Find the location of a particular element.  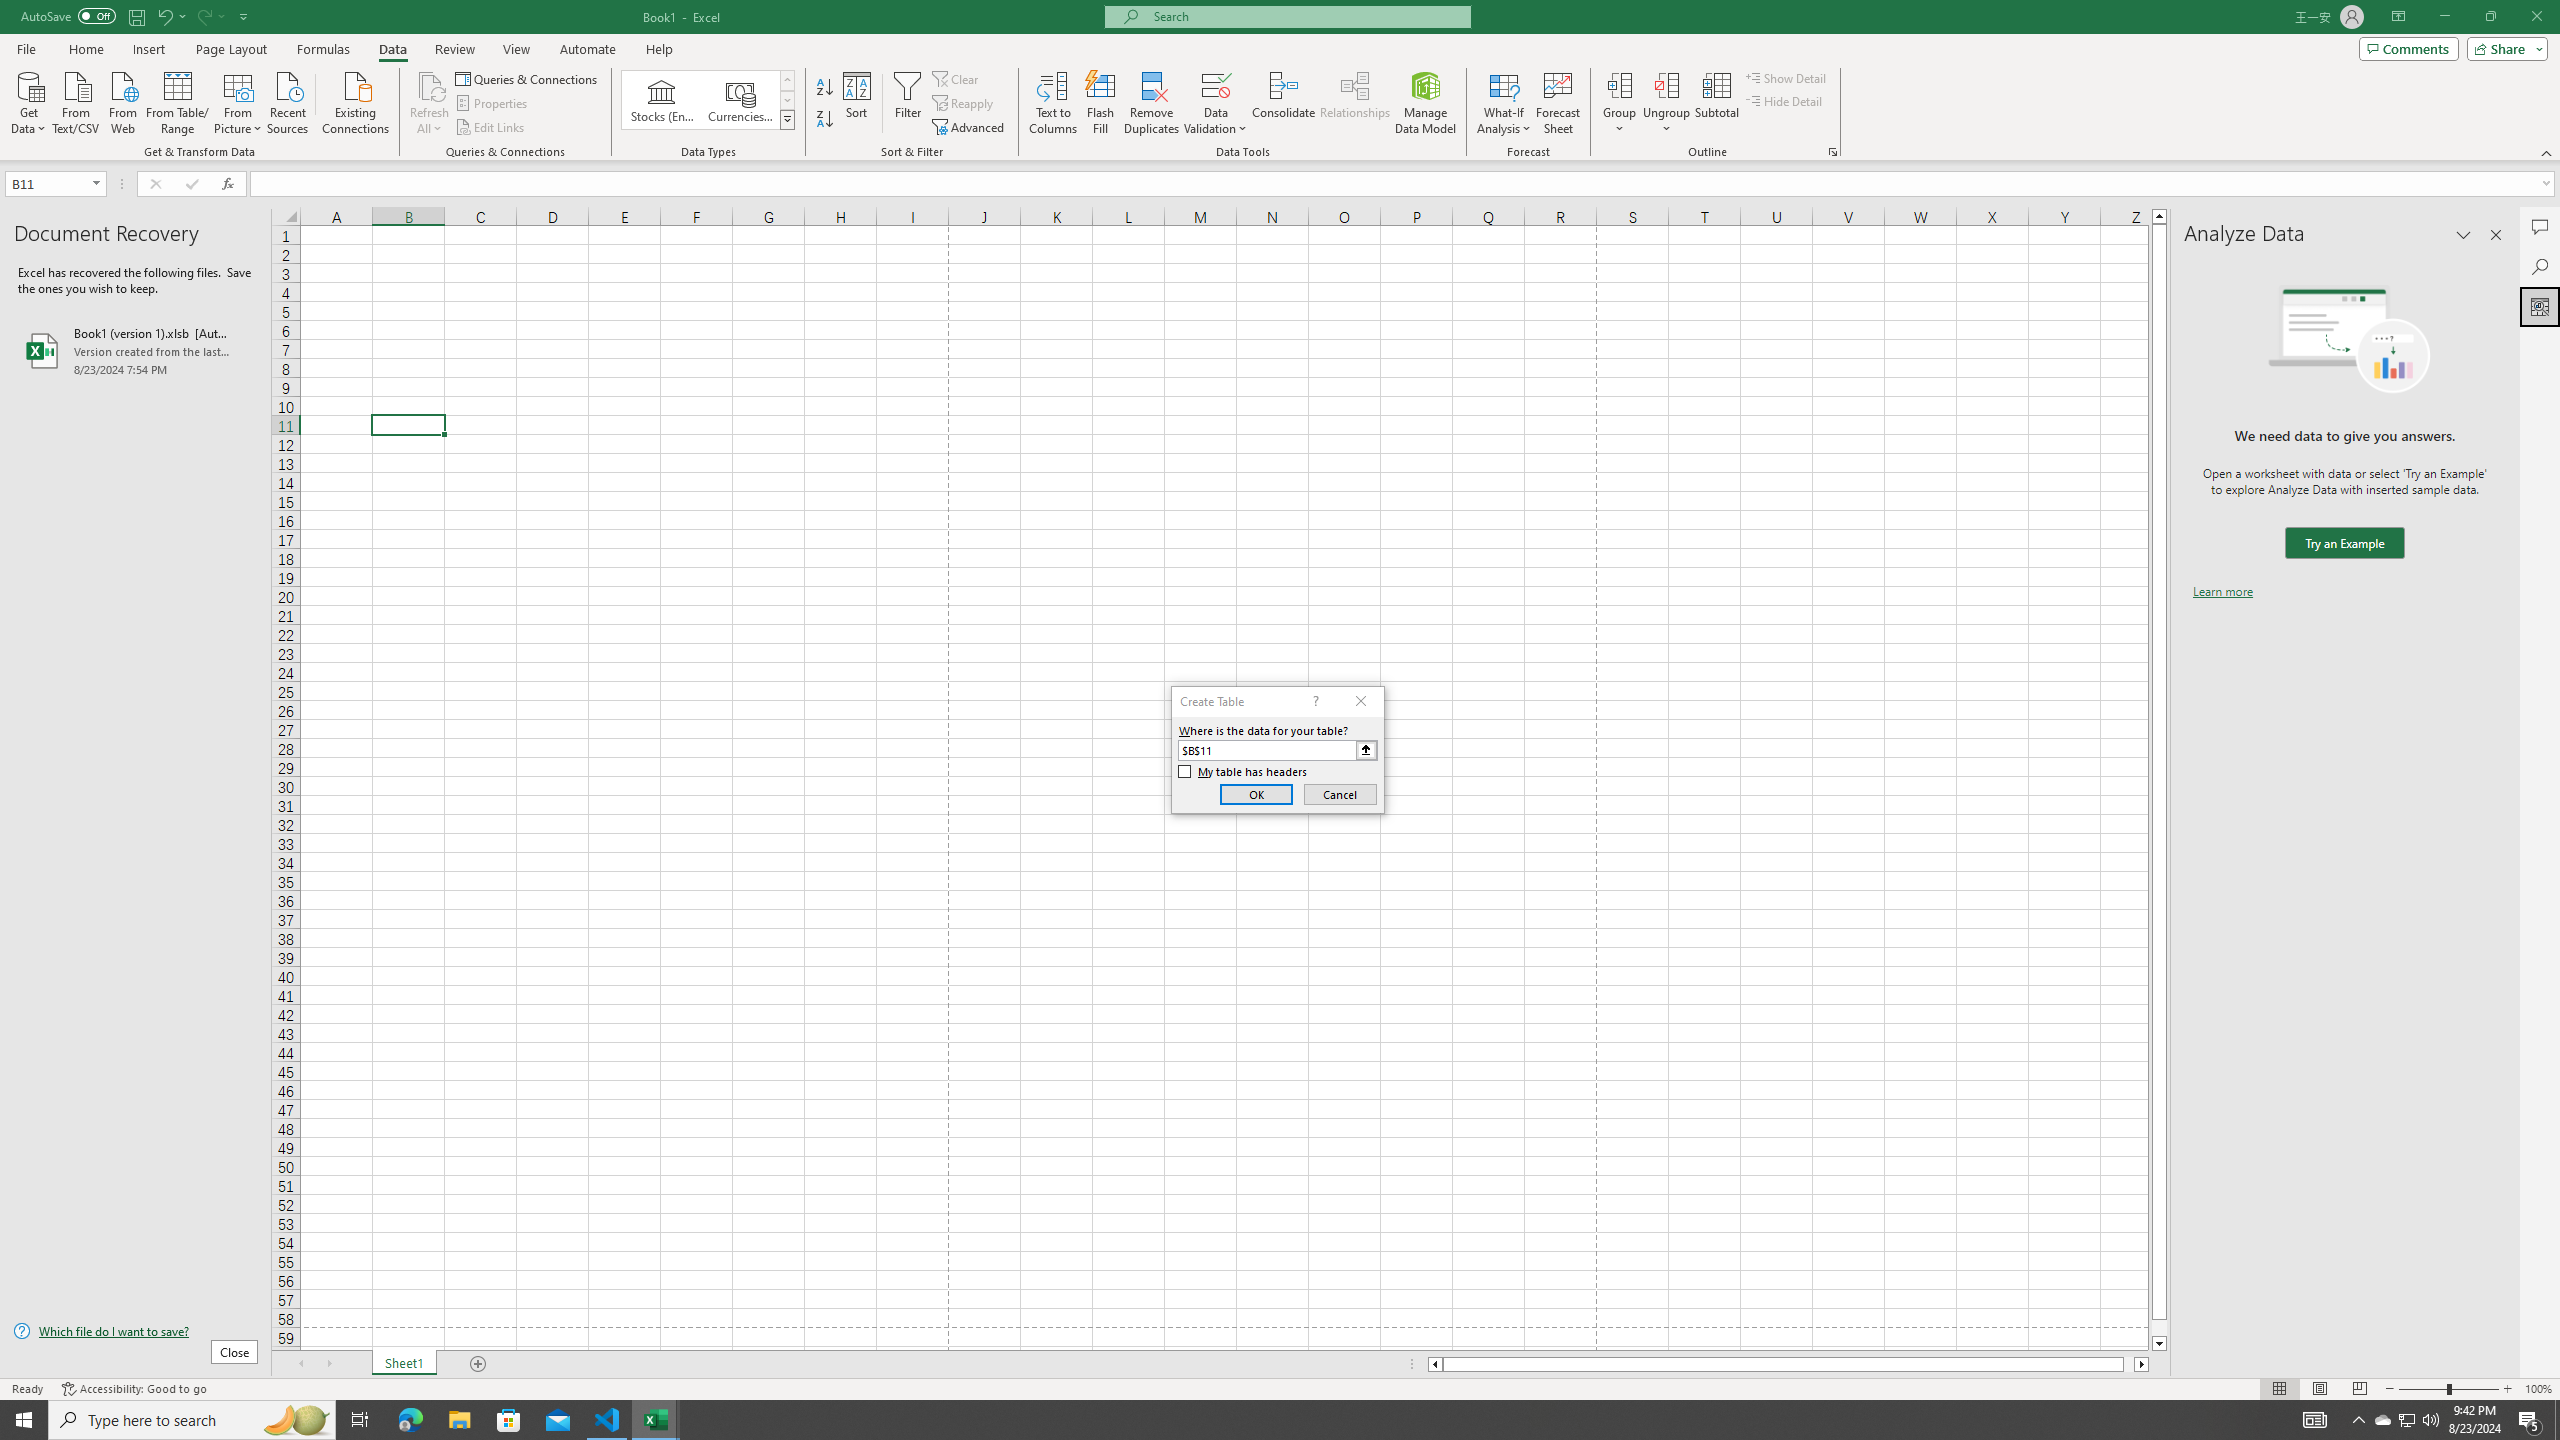

'Refresh All' is located at coordinates (429, 103).